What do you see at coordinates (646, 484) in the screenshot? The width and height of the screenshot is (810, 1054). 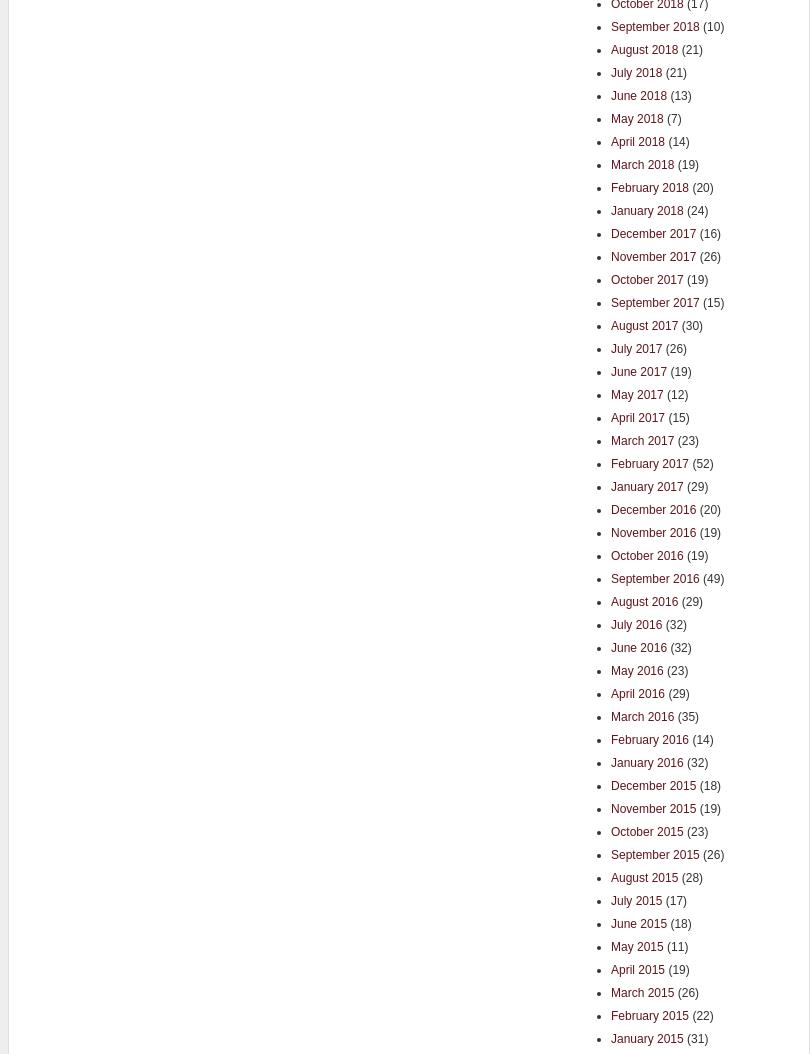 I see `'January 2017'` at bounding box center [646, 484].